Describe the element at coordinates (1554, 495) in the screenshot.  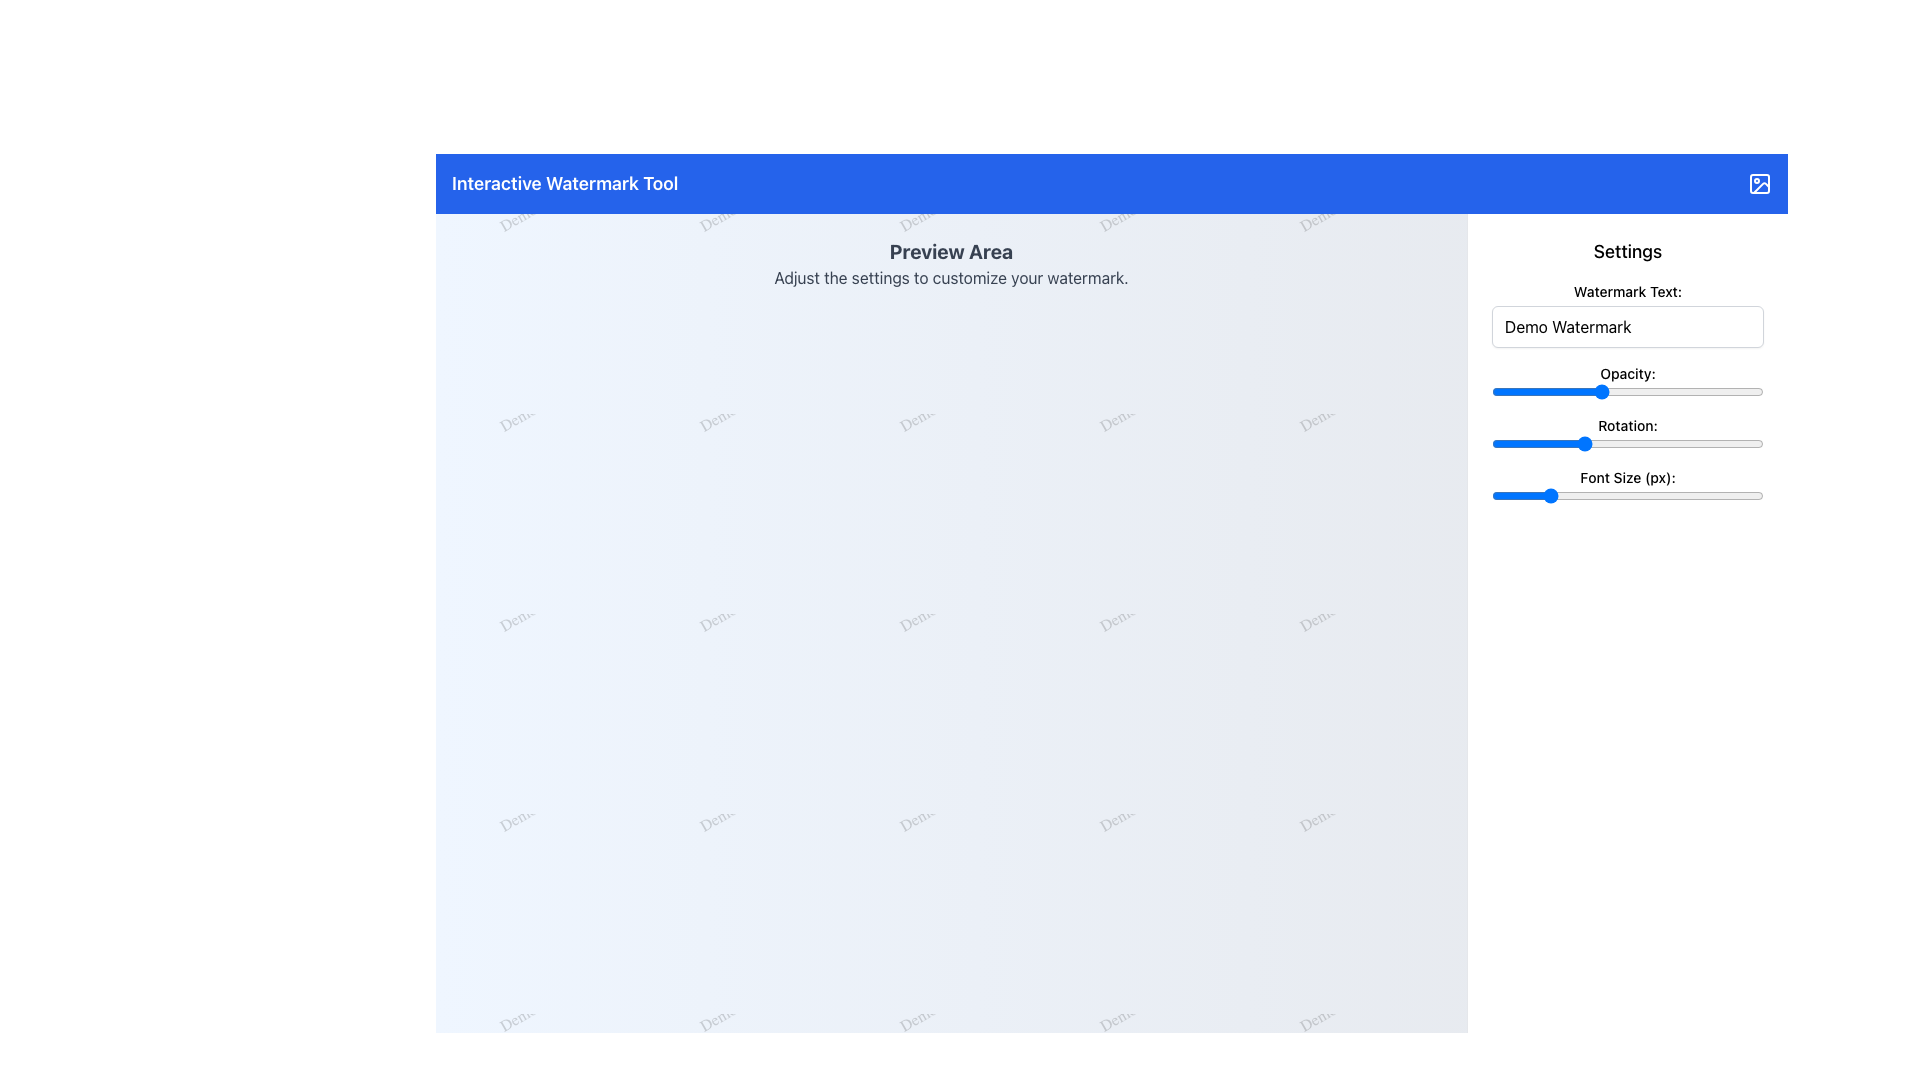
I see `font size` at that location.